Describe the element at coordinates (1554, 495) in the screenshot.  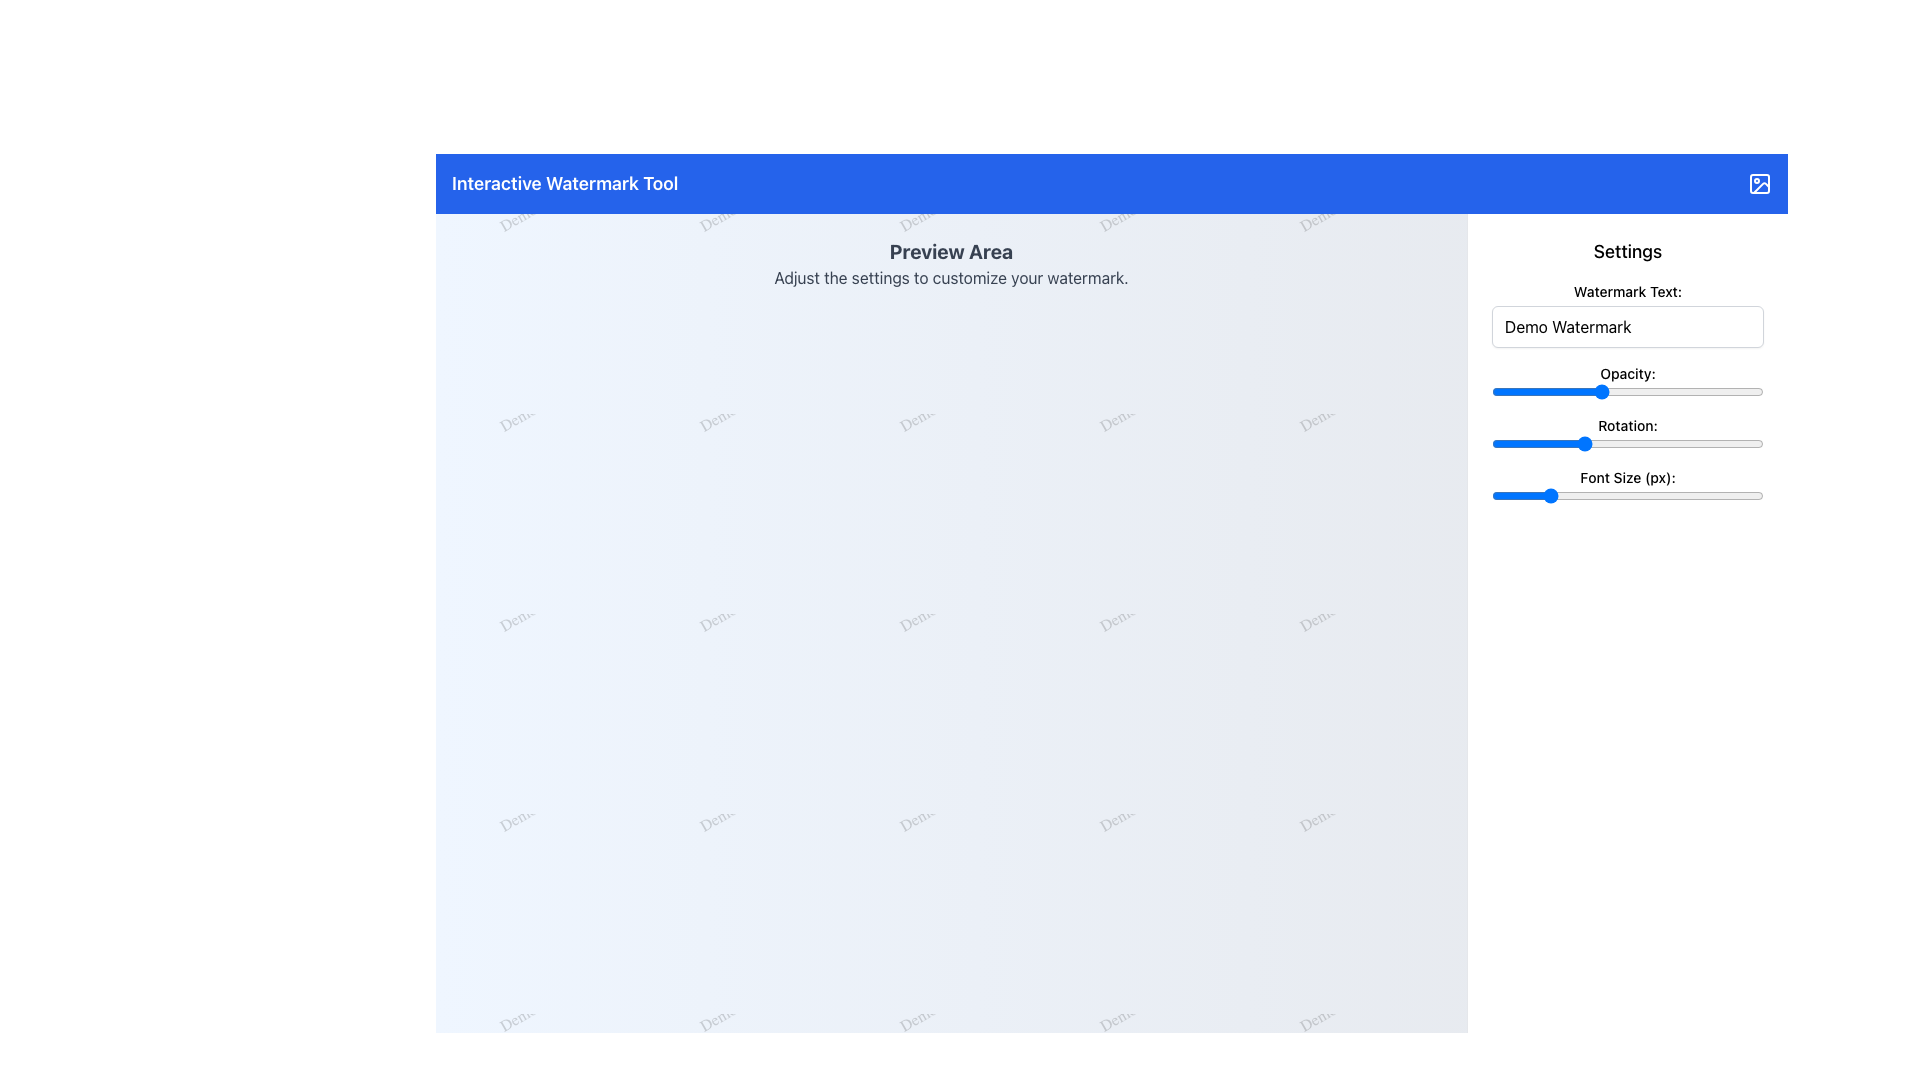
I see `font size` at that location.